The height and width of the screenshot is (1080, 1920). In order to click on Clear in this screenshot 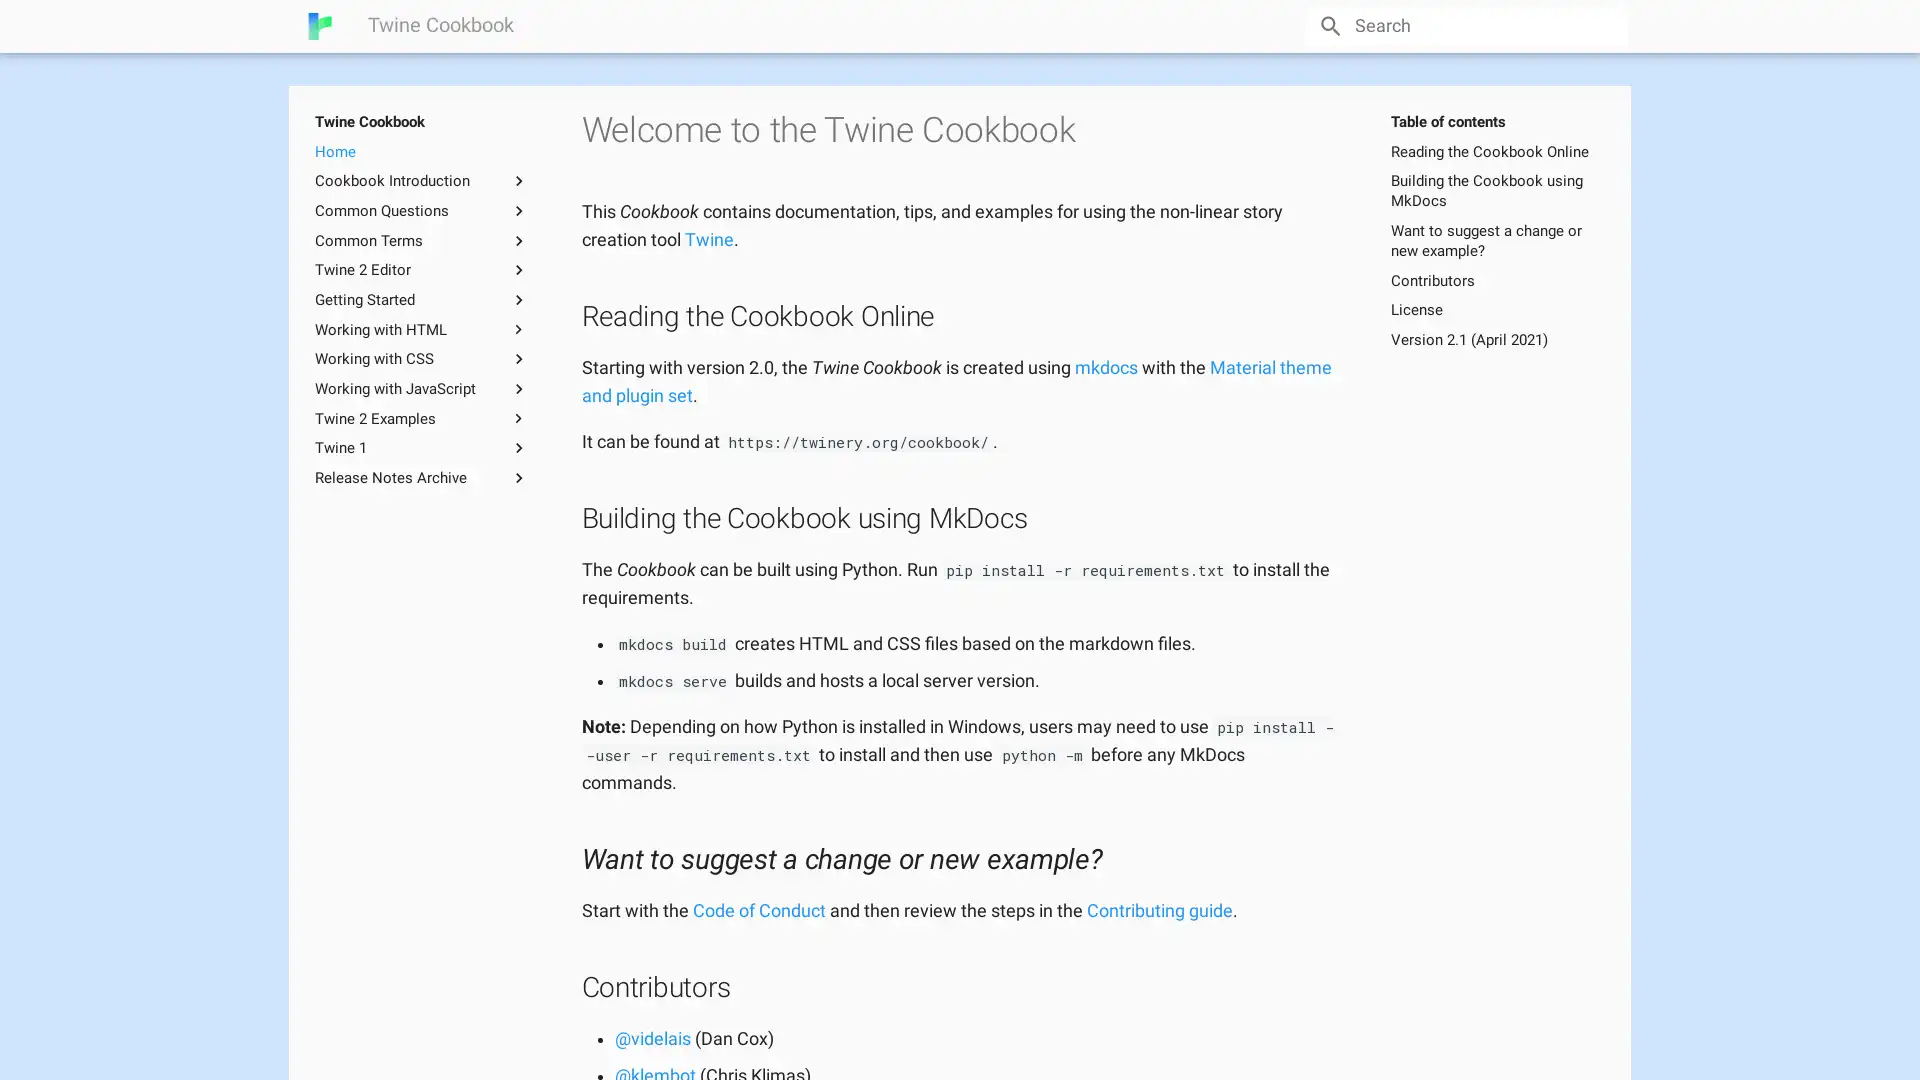, I will do `click(1602, 26)`.